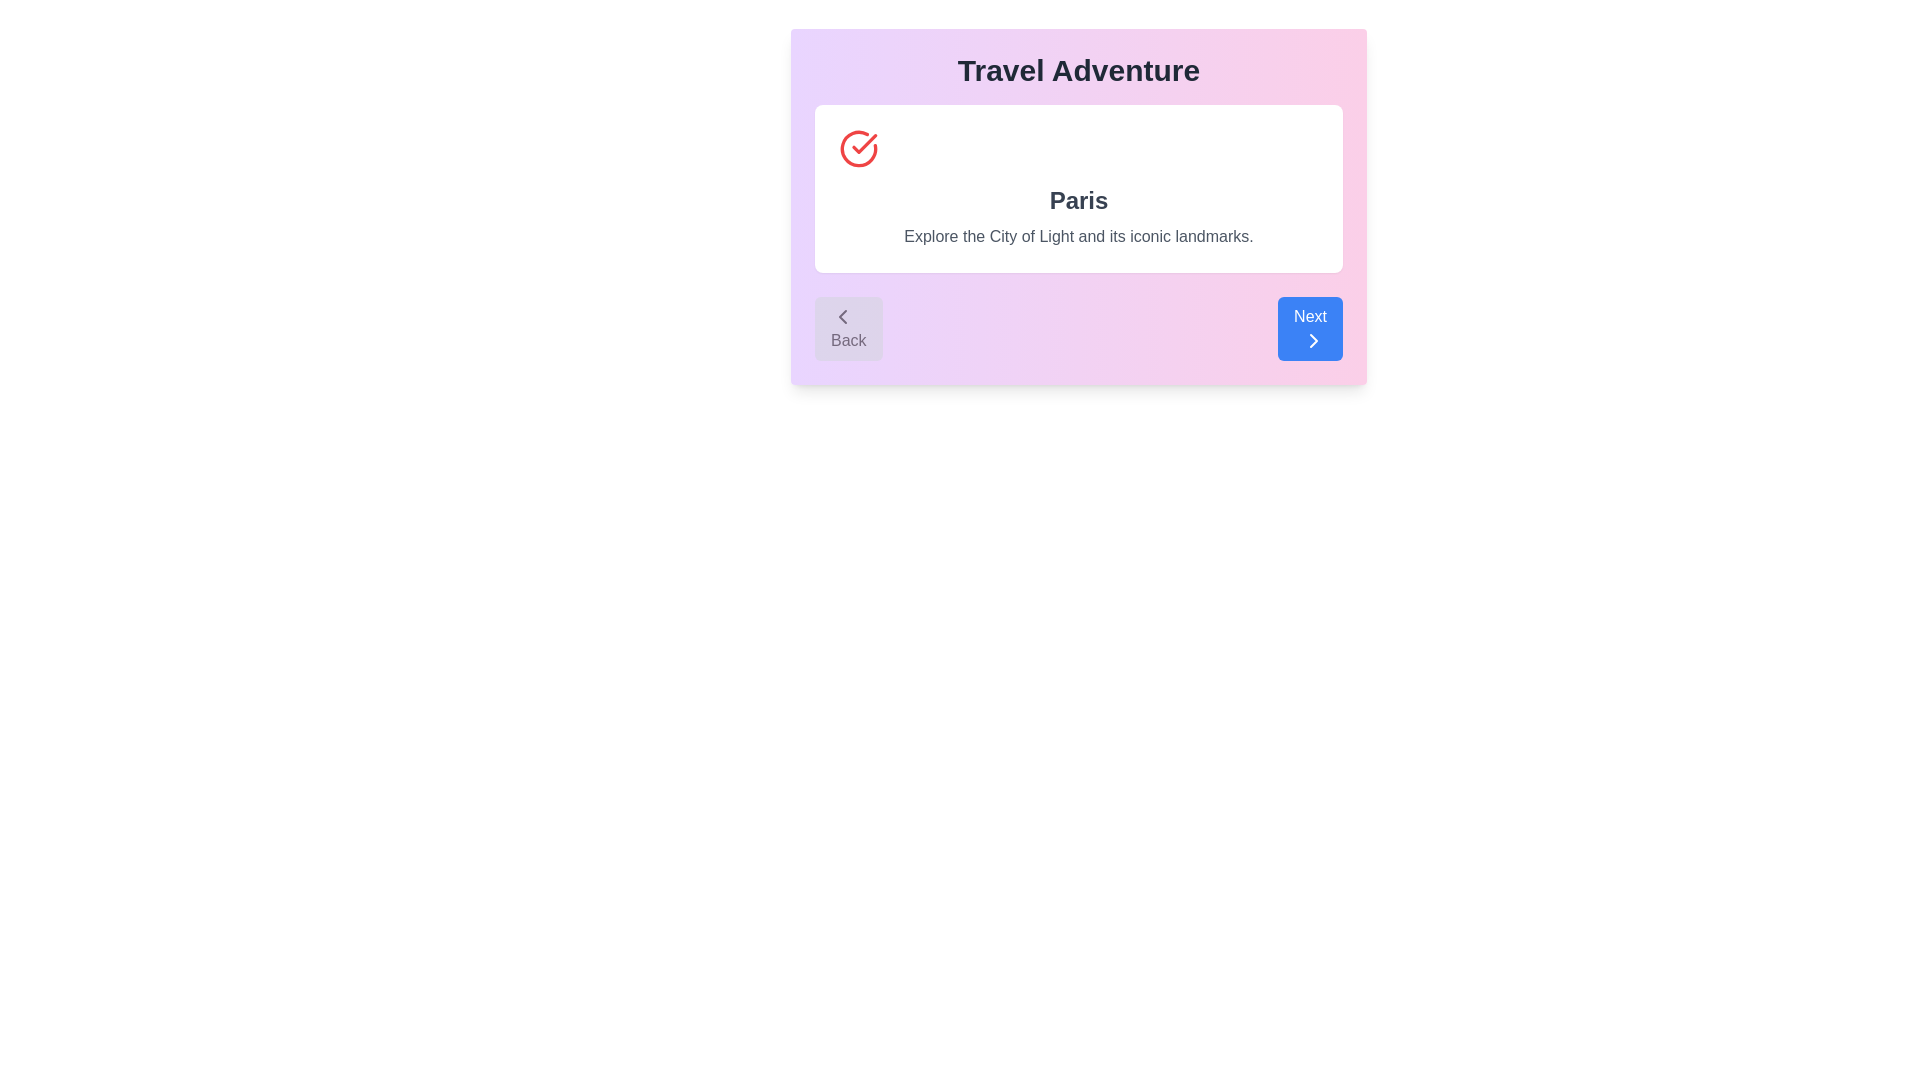 This screenshot has width=1920, height=1080. Describe the element at coordinates (1314, 339) in the screenshot. I see `the icon that represents proceeding forward, located at the center of the blue 'Next' button towards the bottom-right of the card-like layout` at that location.